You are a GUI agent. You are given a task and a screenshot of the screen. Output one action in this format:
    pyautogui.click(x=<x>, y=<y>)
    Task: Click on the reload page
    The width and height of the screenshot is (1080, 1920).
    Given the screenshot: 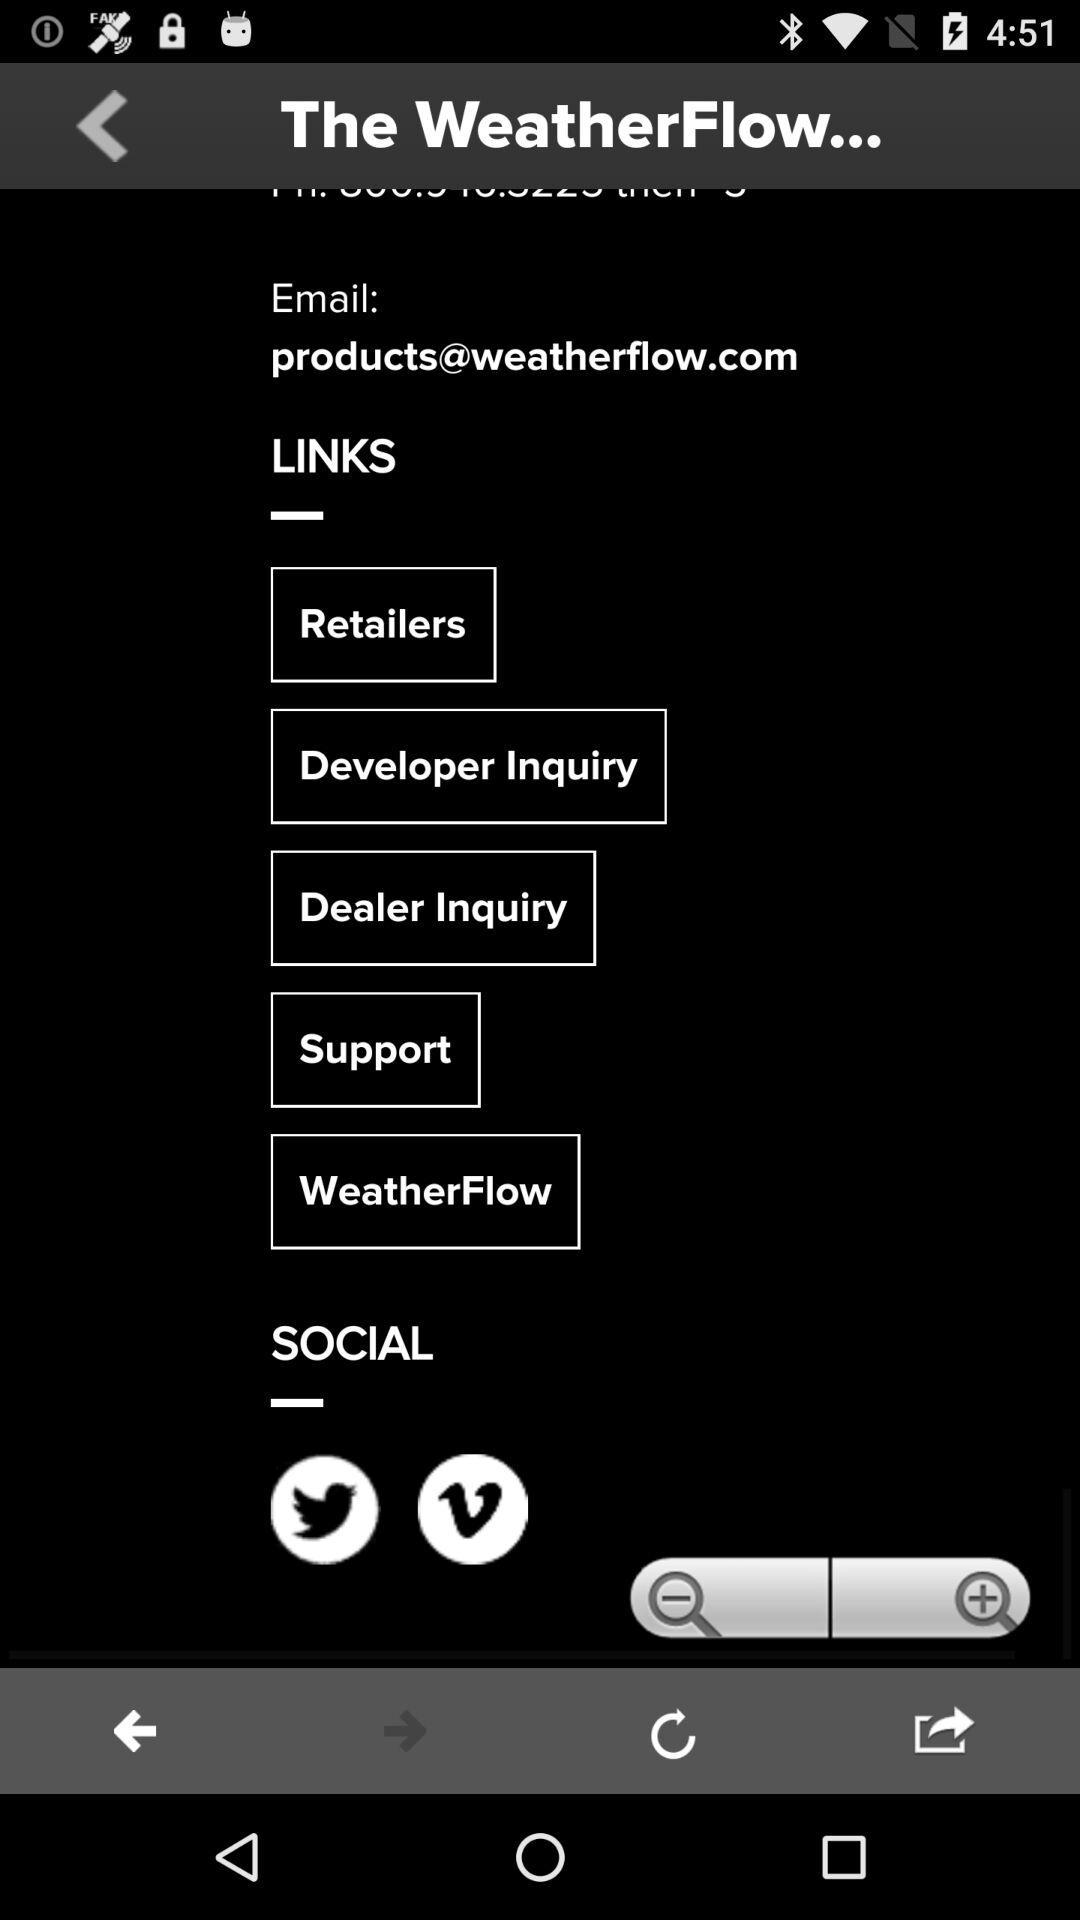 What is the action you would take?
    pyautogui.click(x=675, y=1730)
    